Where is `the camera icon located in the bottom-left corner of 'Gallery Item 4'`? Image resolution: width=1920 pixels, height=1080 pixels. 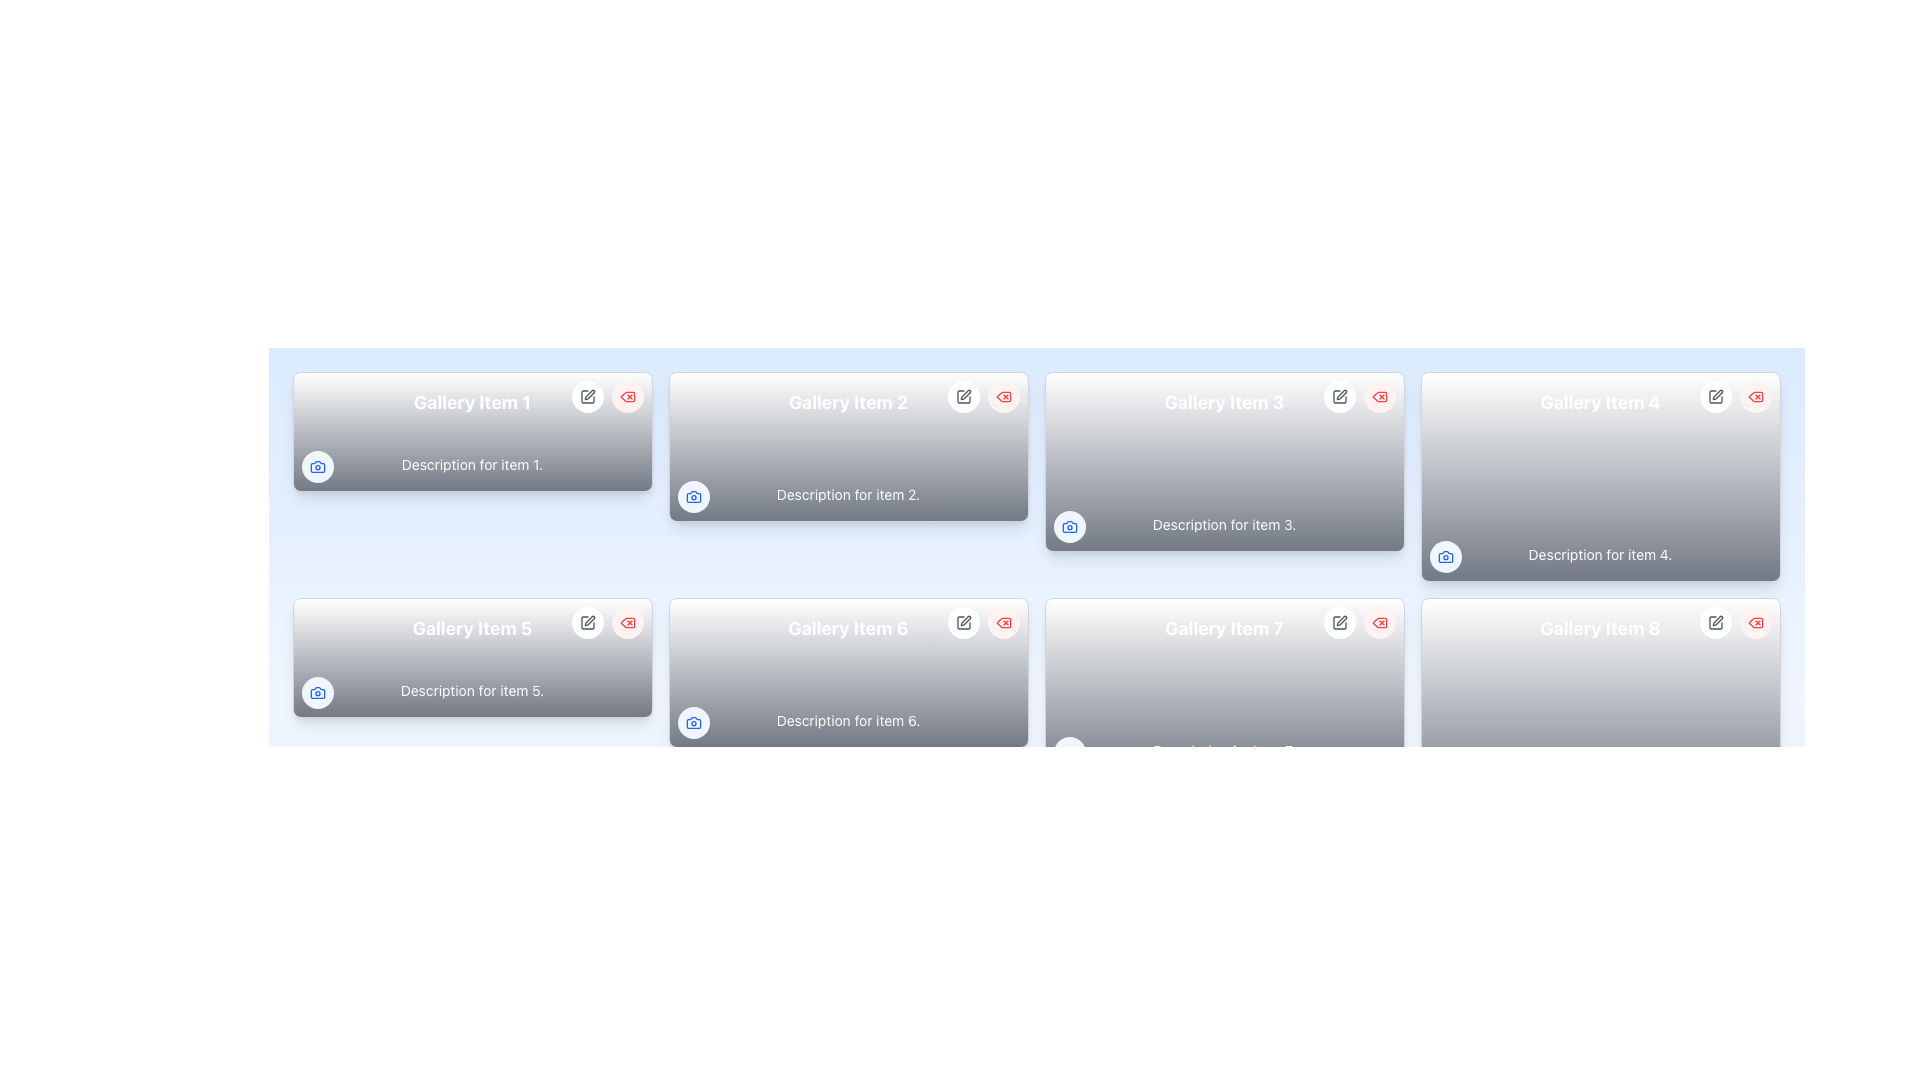
the camera icon located in the bottom-left corner of 'Gallery Item 4' is located at coordinates (1445, 556).